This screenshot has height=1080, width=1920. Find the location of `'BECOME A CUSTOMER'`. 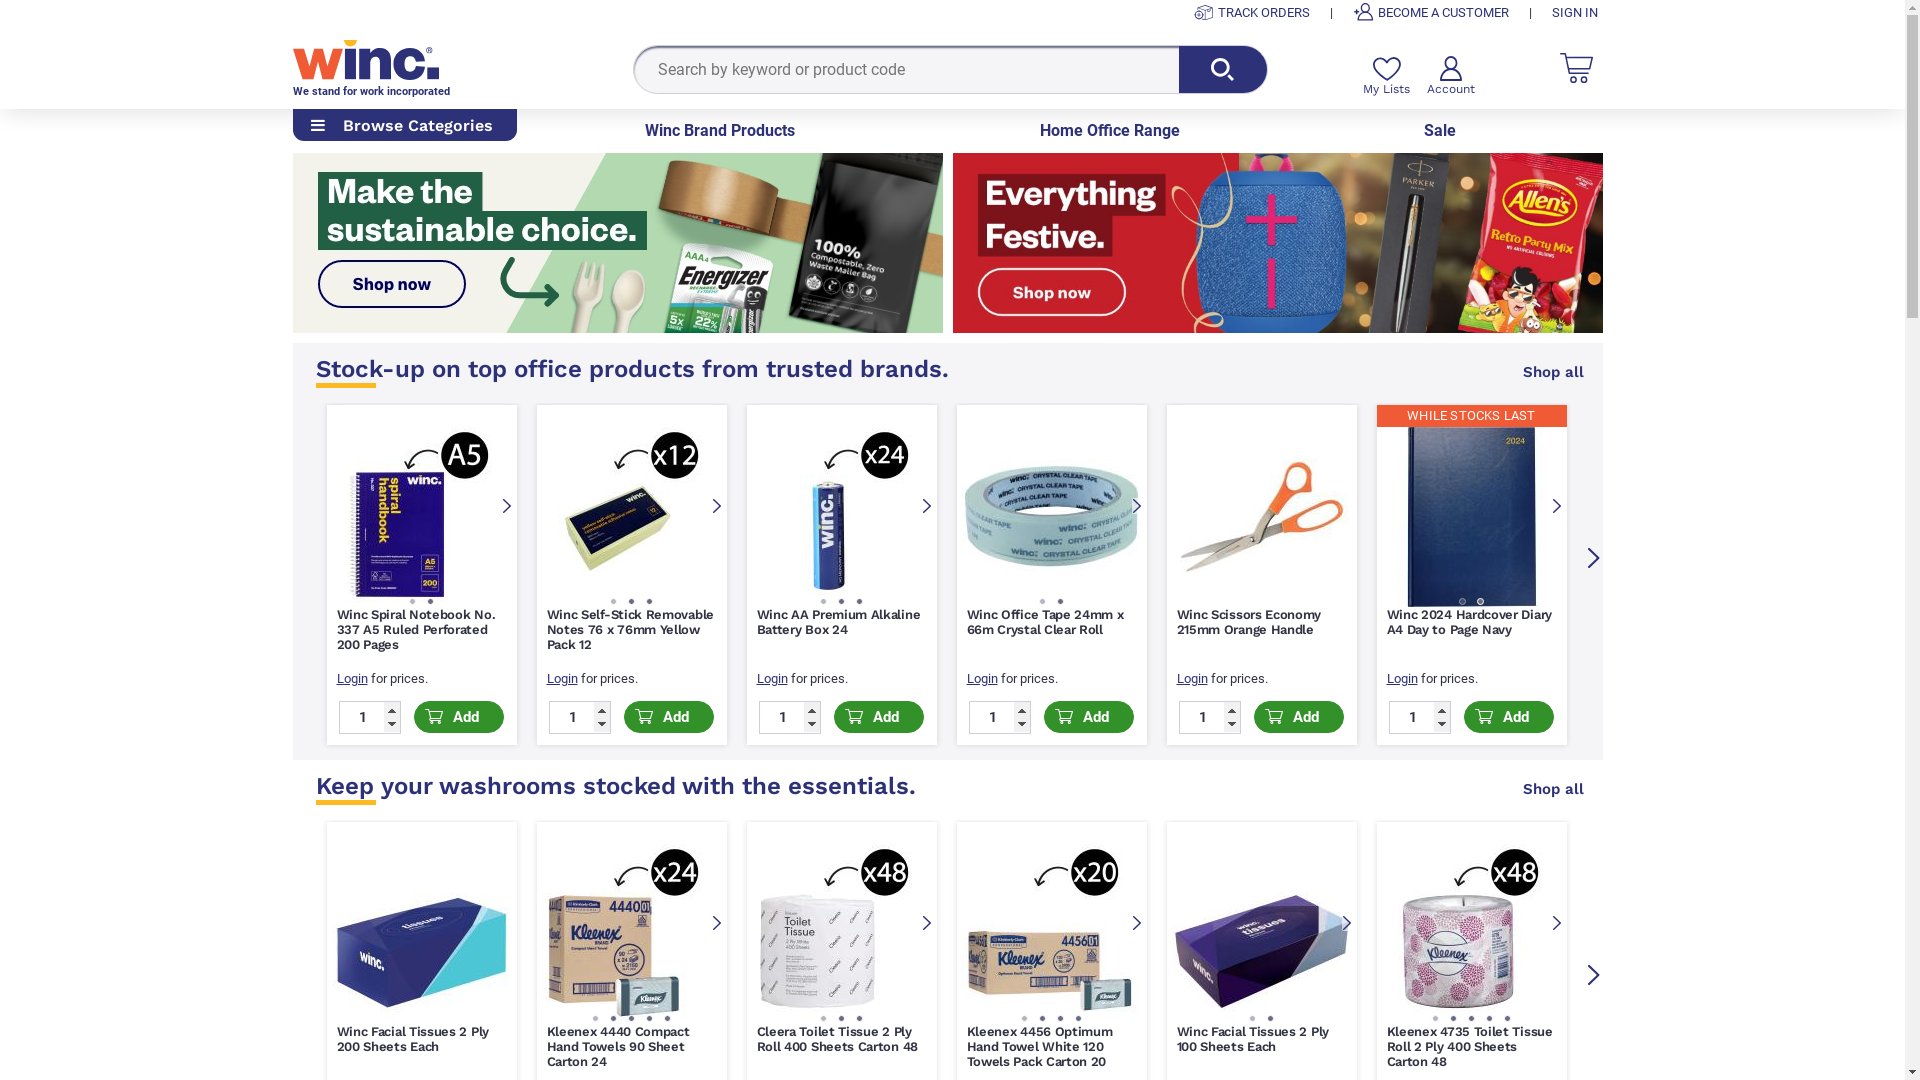

'BECOME A CUSTOMER' is located at coordinates (1352, 12).